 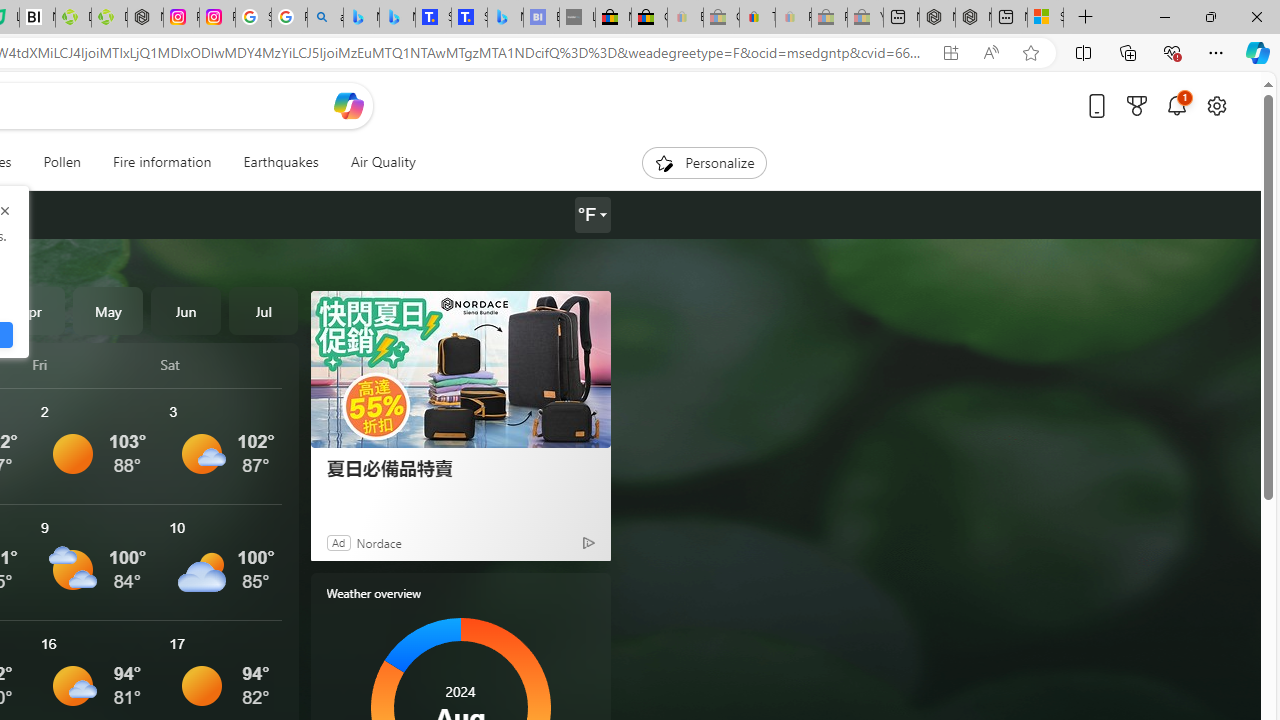 What do you see at coordinates (375, 162) in the screenshot?
I see `'Air Quality'` at bounding box center [375, 162].